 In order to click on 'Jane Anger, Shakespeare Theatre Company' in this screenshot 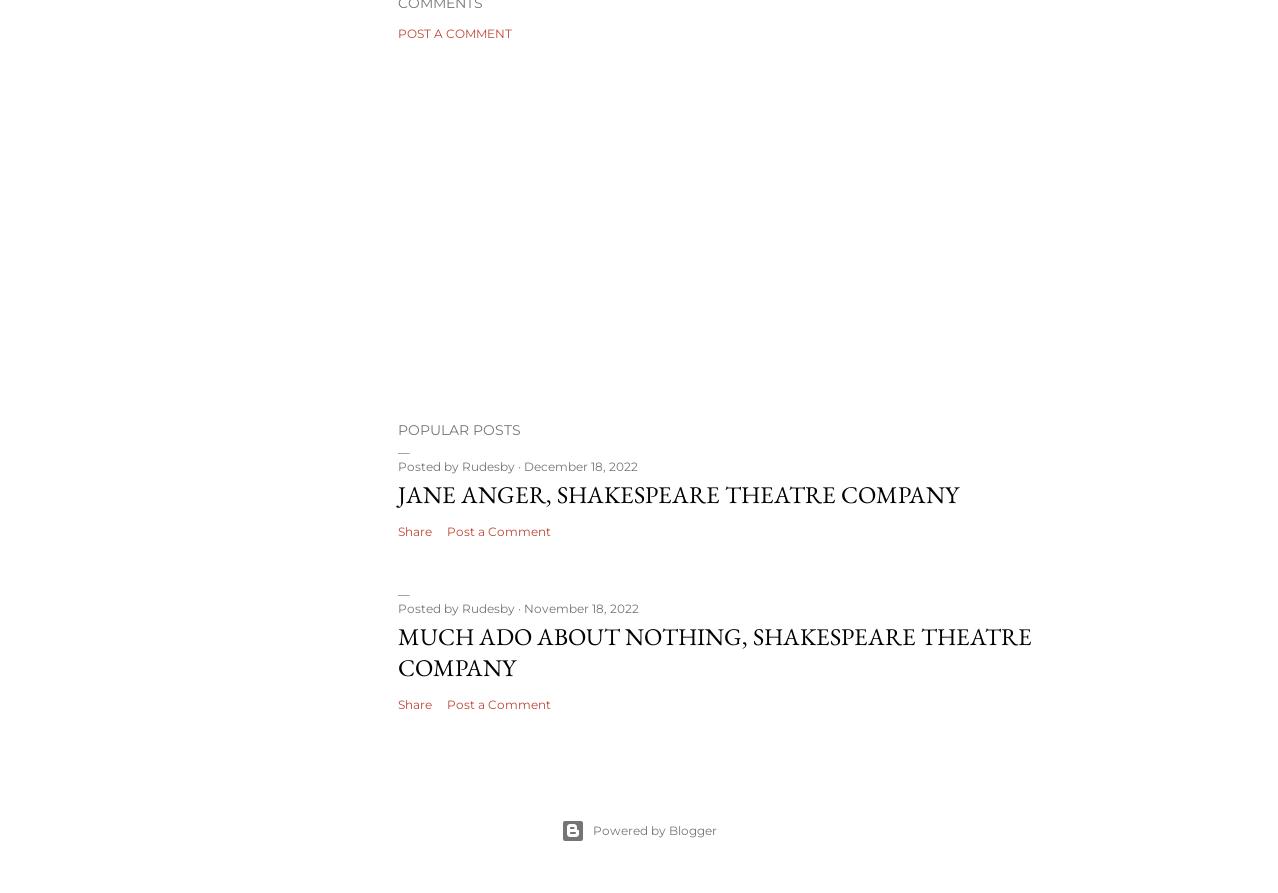, I will do `click(678, 492)`.